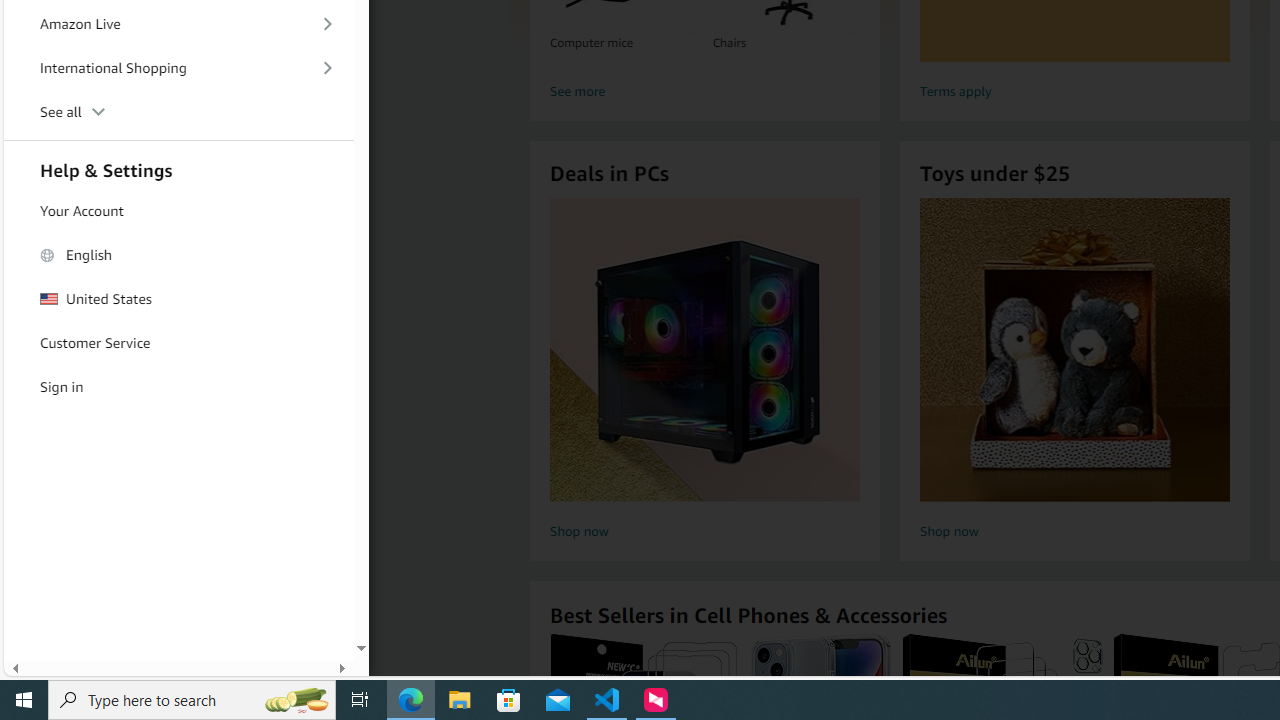  I want to click on 'Amazon Live', so click(179, 23).